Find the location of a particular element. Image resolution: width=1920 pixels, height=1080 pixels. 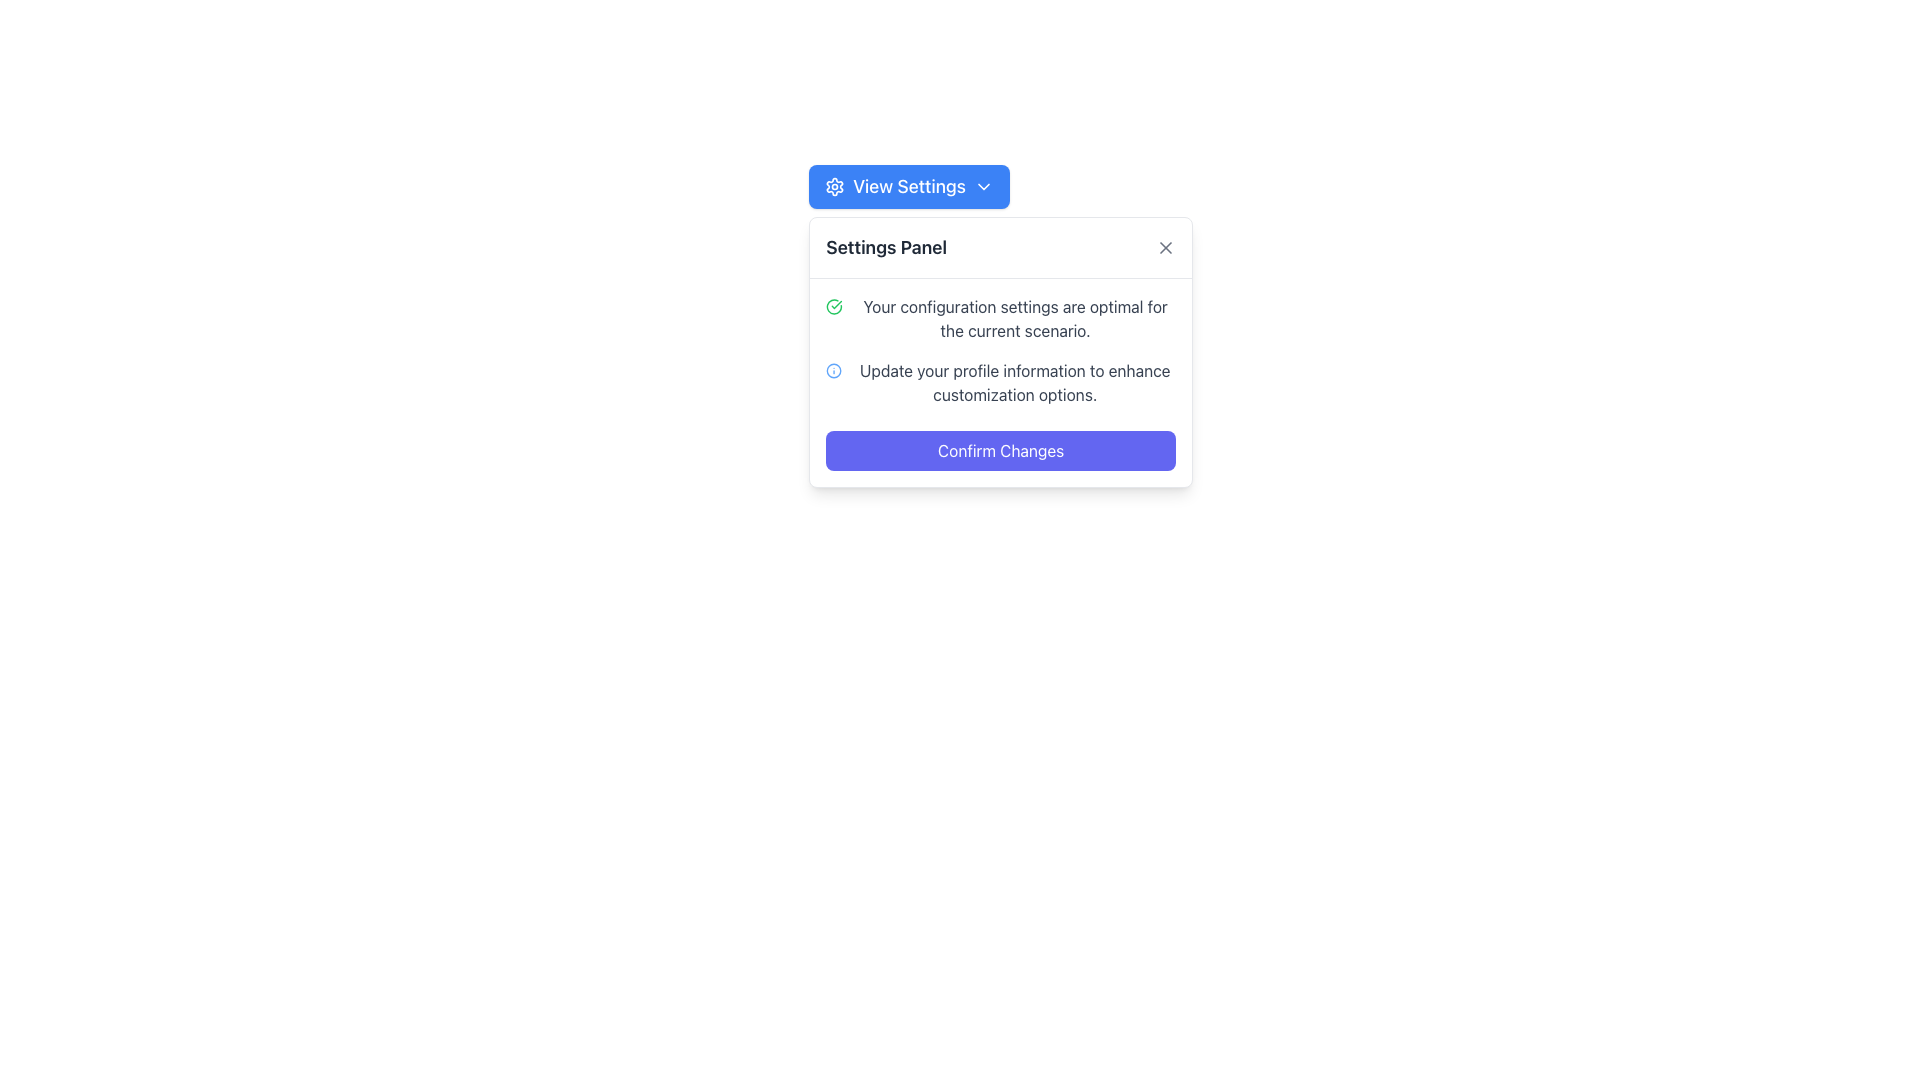

text content of the informational message located centrally within the 'Settings Panel', which includes a green check mark and a blue circular information icon is located at coordinates (1001, 382).